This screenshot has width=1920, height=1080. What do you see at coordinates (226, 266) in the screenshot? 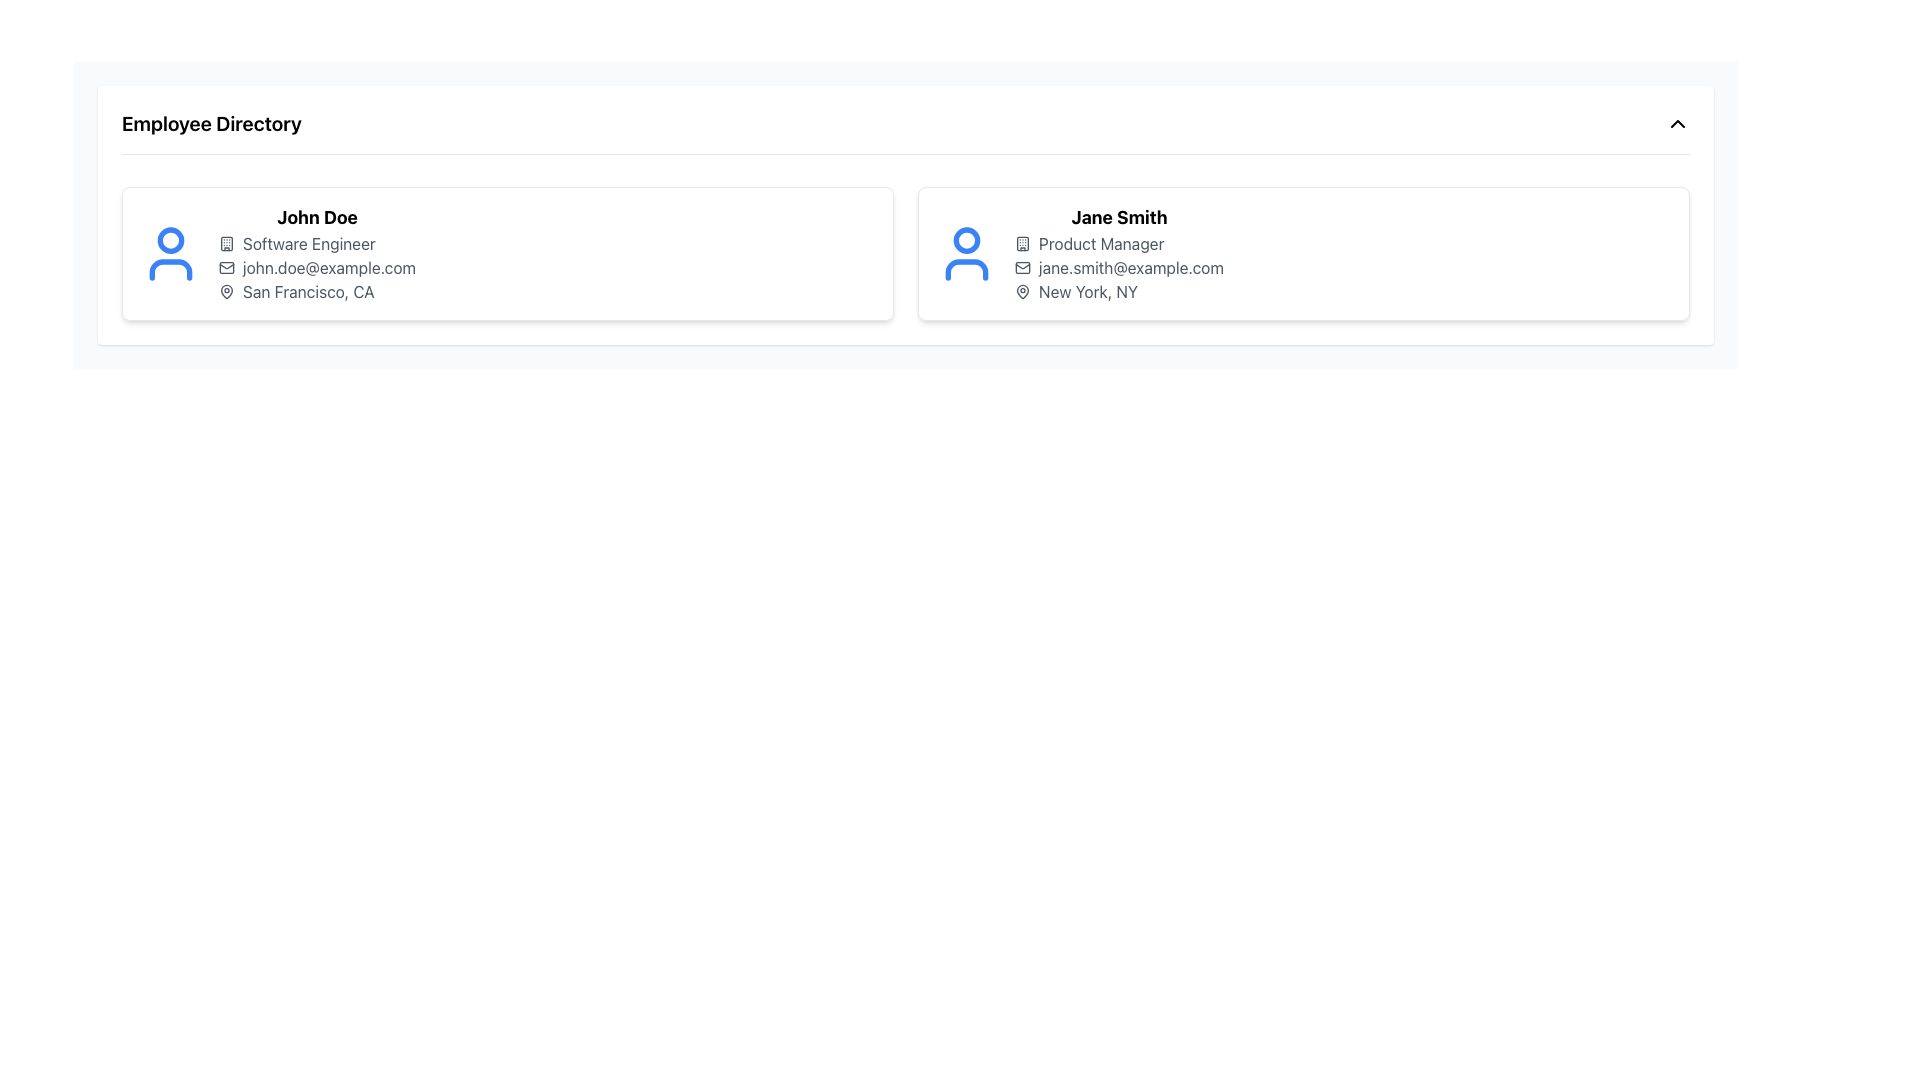
I see `the email icon in John Doe's profile card, which is a rectangular shape with rounded corners styled as a minimal email icon, located under the name and title, to the left of the email address text` at bounding box center [226, 266].